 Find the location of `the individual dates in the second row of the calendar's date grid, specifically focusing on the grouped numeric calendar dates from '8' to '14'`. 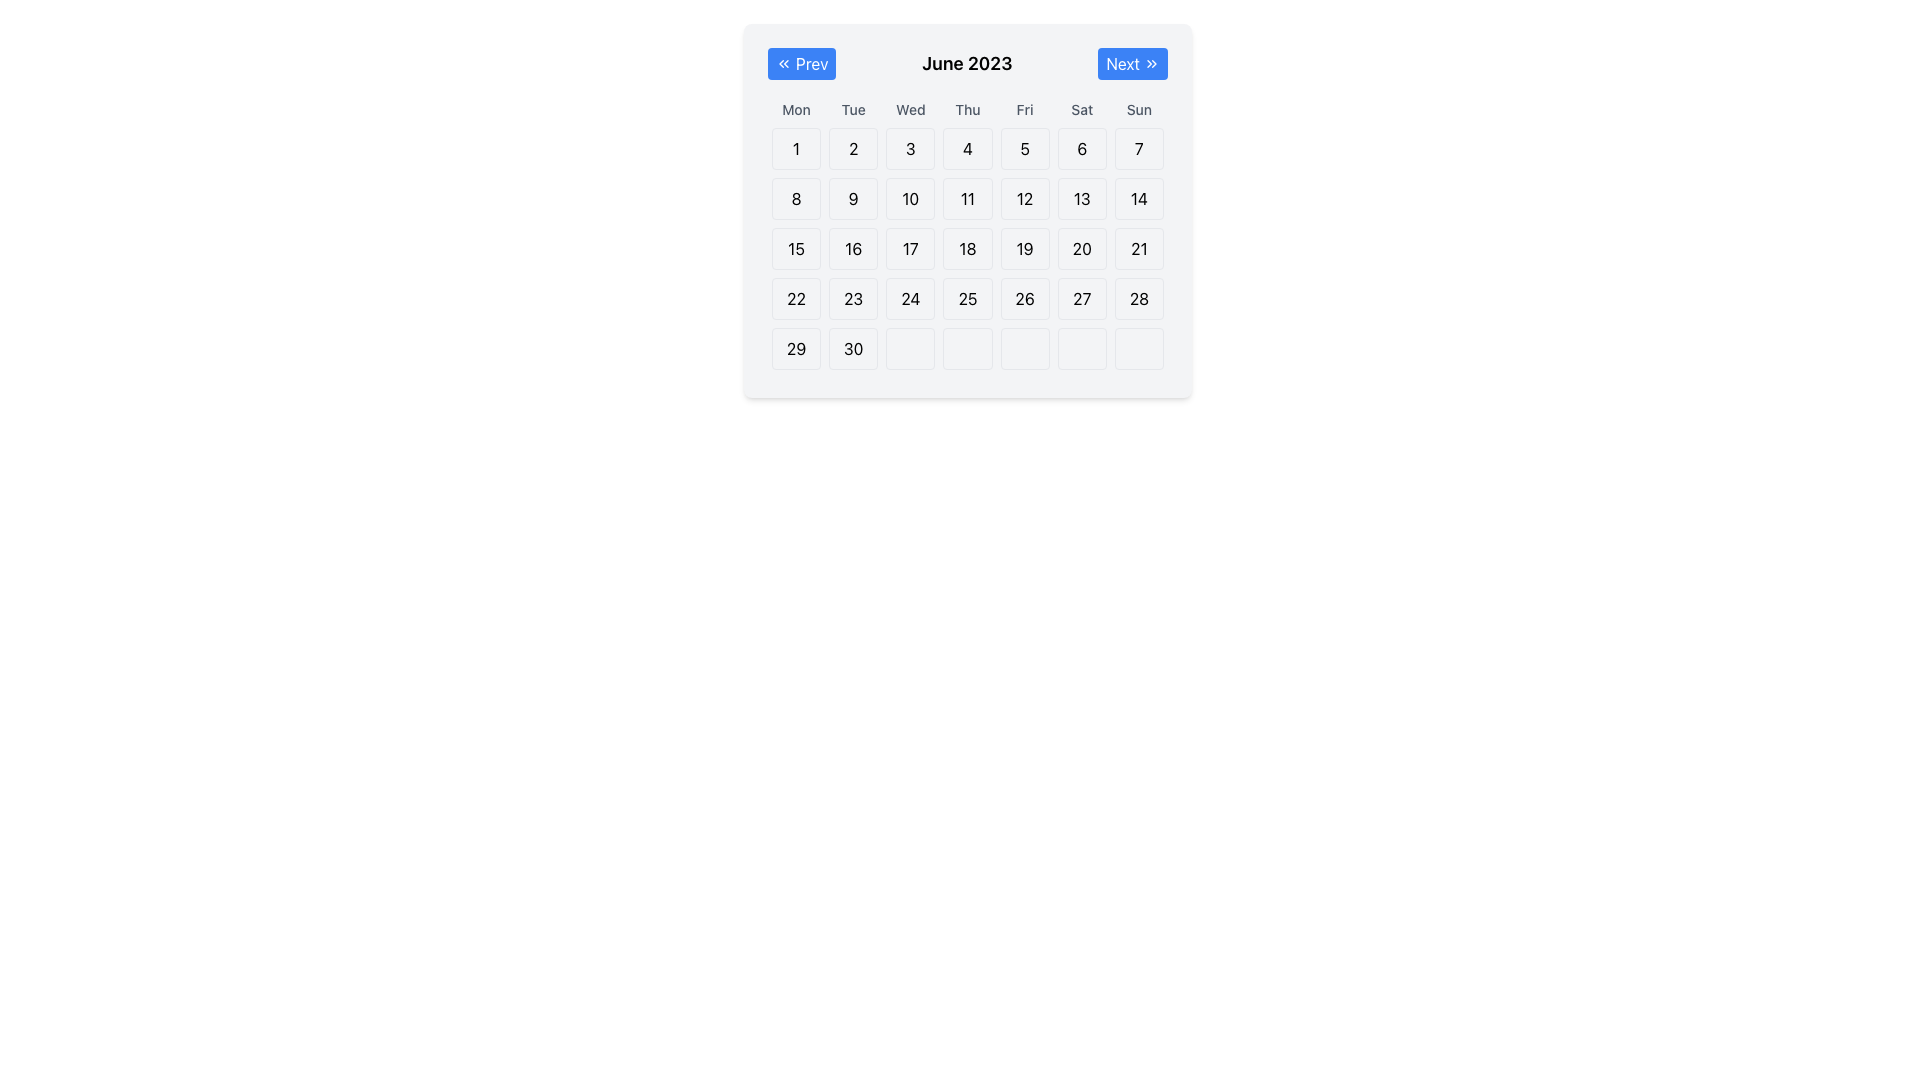

the individual dates in the second row of the calendar's date grid, specifically focusing on the grouped numeric calendar dates from '8' to '14' is located at coordinates (968, 199).